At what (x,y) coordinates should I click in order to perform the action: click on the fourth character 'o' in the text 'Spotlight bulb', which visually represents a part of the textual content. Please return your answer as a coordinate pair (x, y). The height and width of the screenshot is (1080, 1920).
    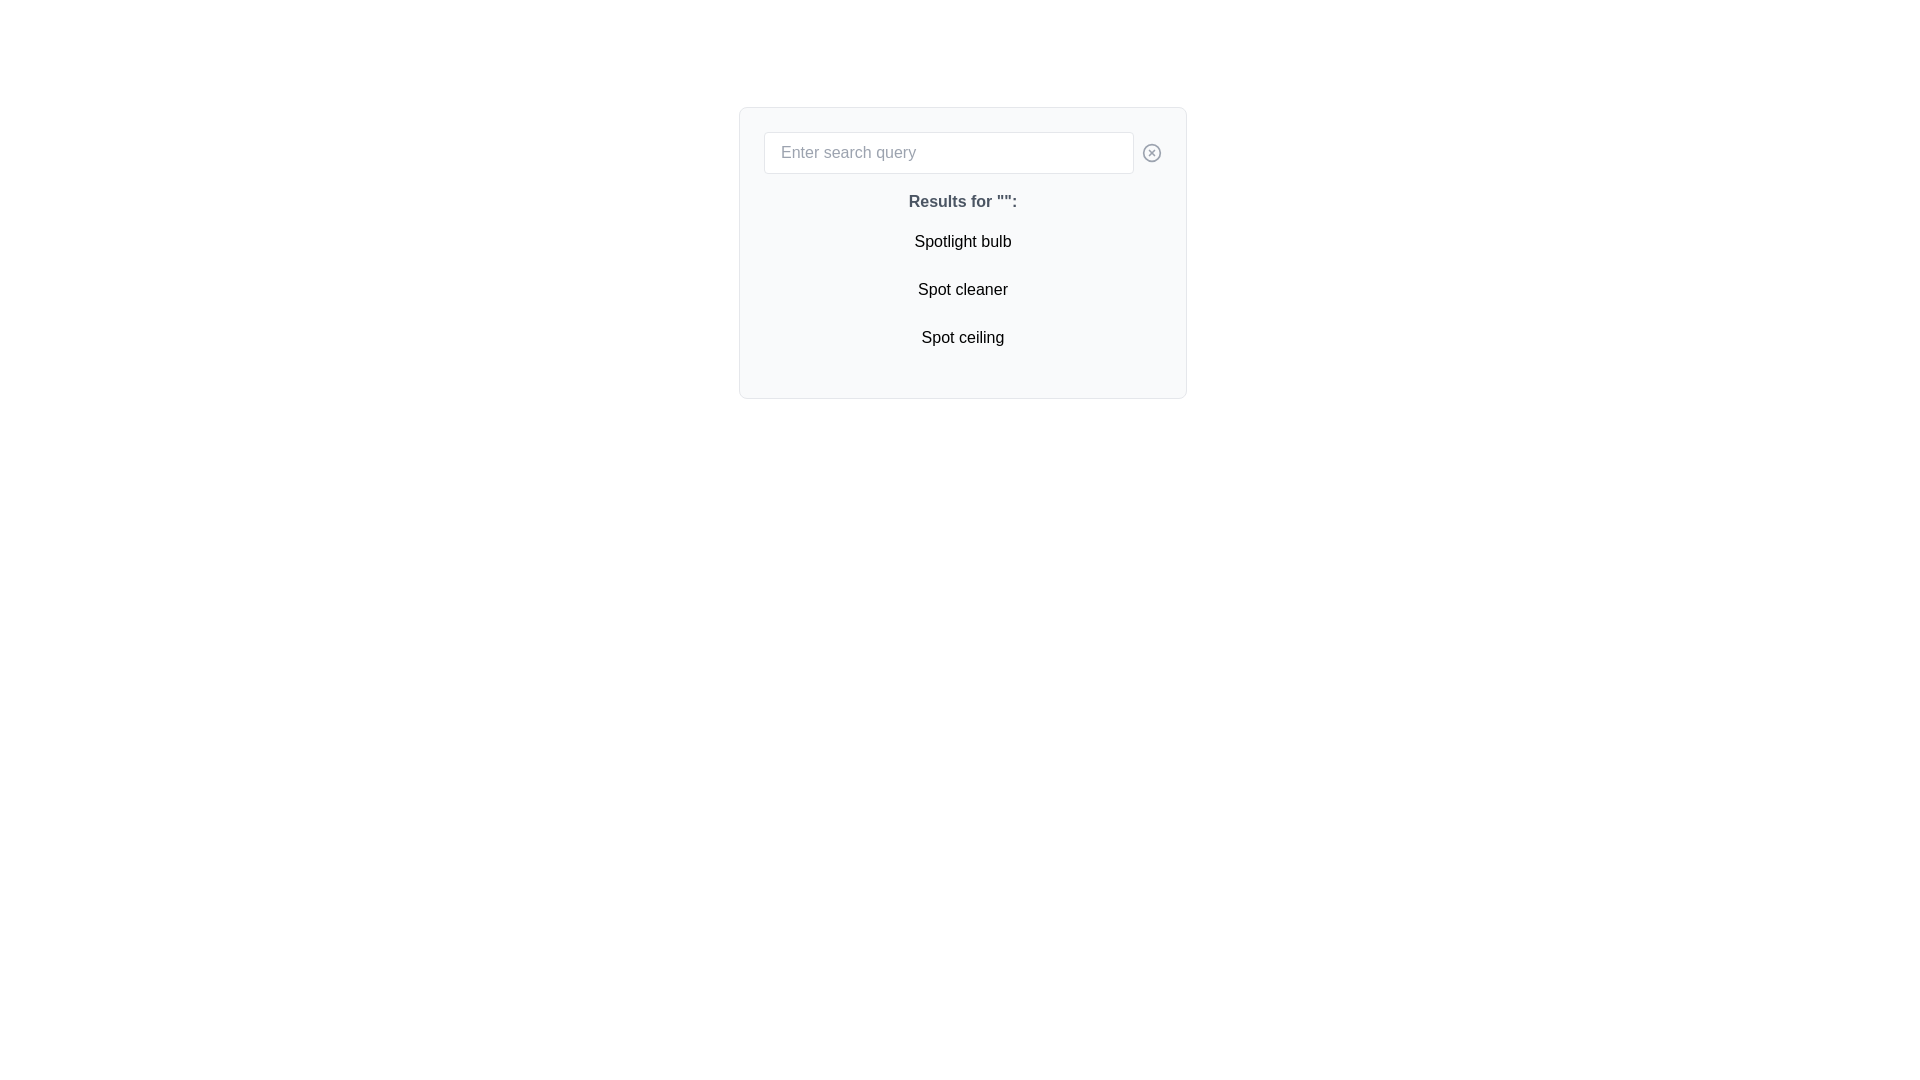
    Looking at the image, I should click on (937, 240).